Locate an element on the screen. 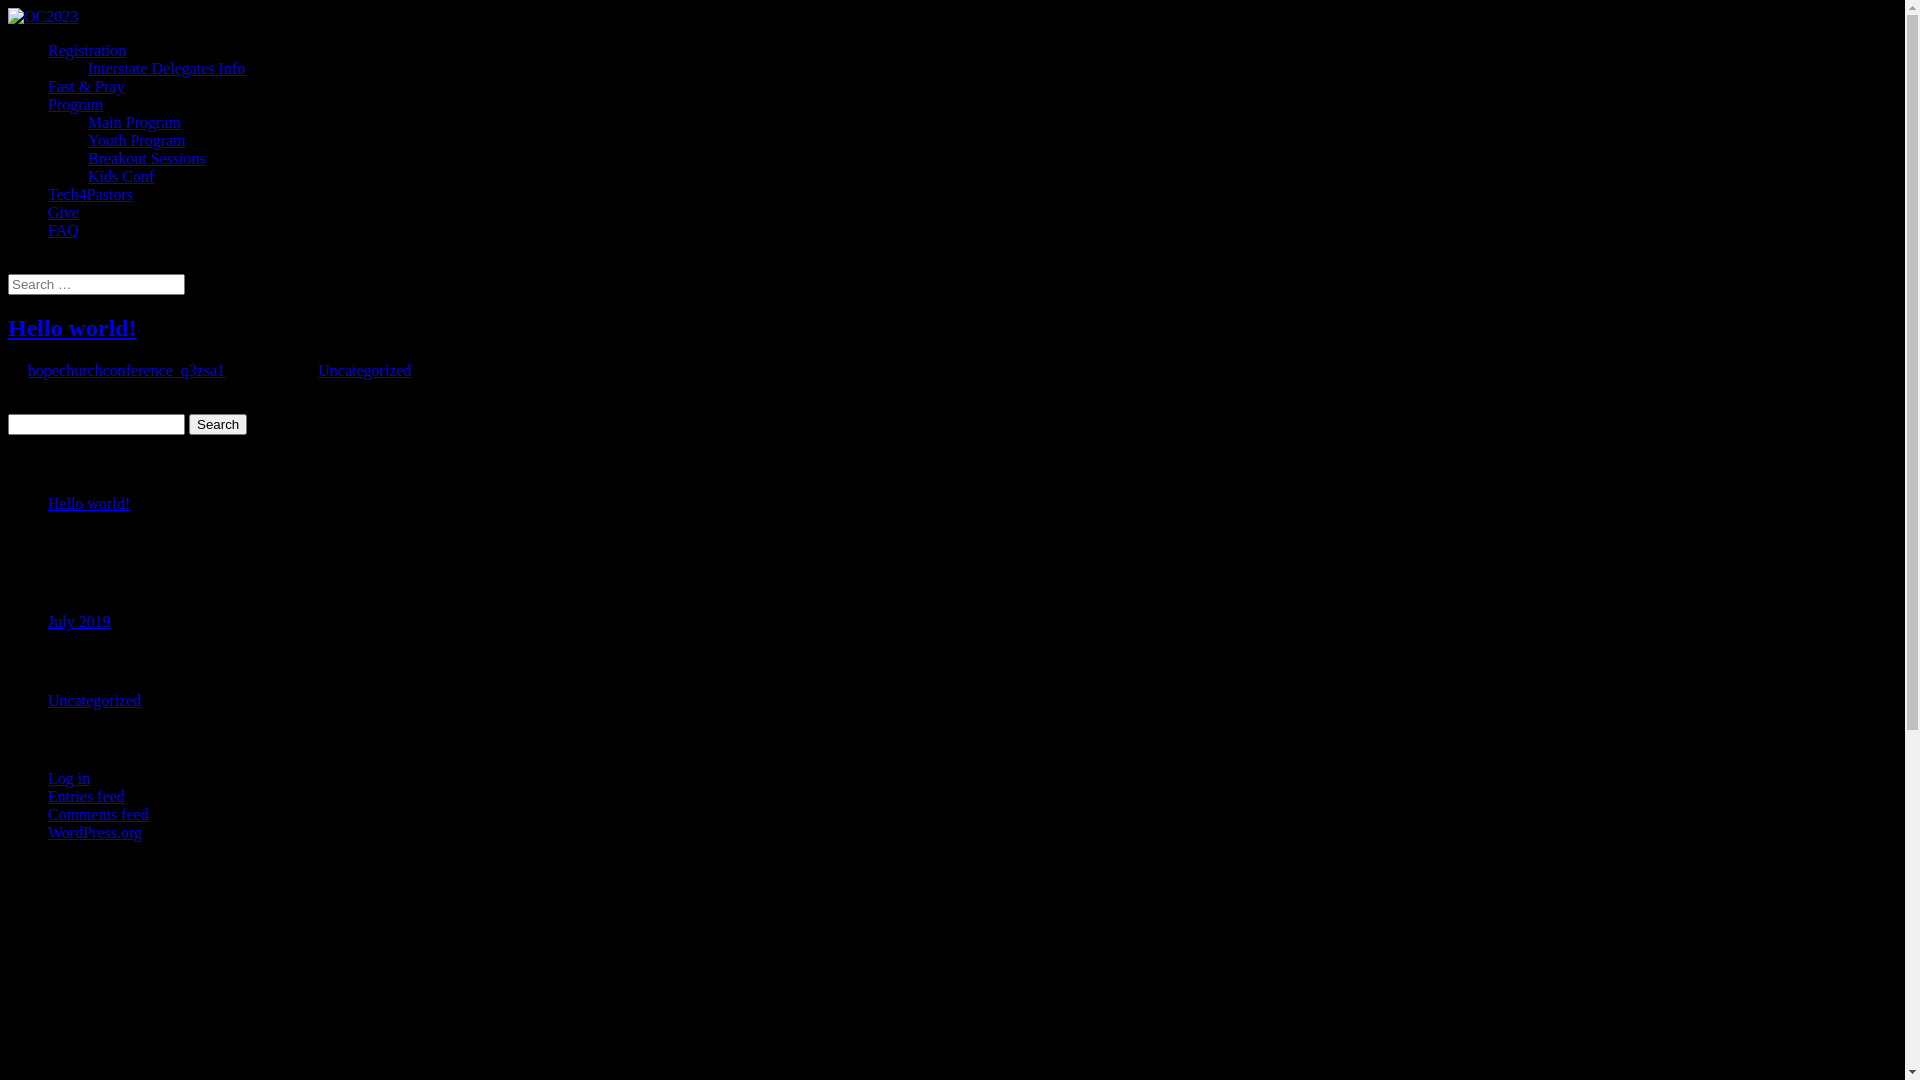 This screenshot has width=1920, height=1080. 'Main Program' is located at coordinates (133, 122).